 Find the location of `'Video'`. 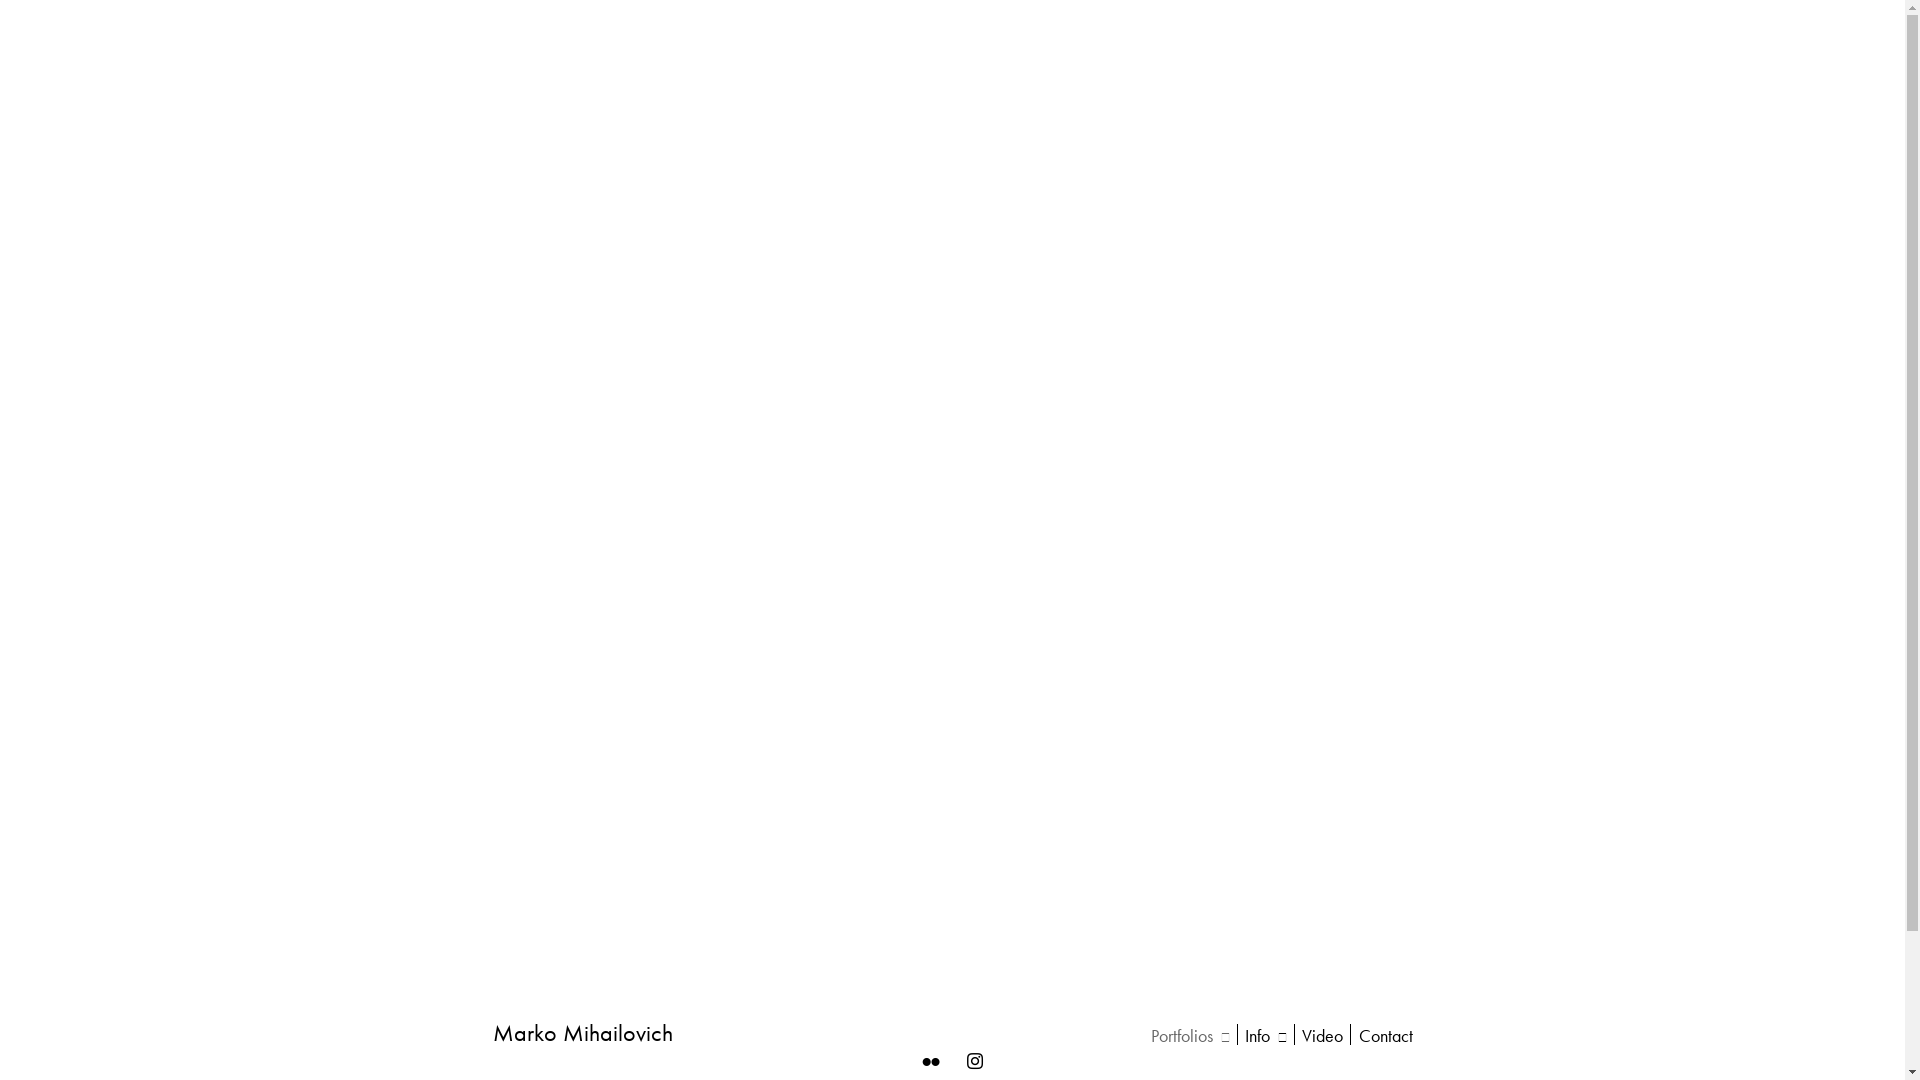

'Video' is located at coordinates (1301, 1035).